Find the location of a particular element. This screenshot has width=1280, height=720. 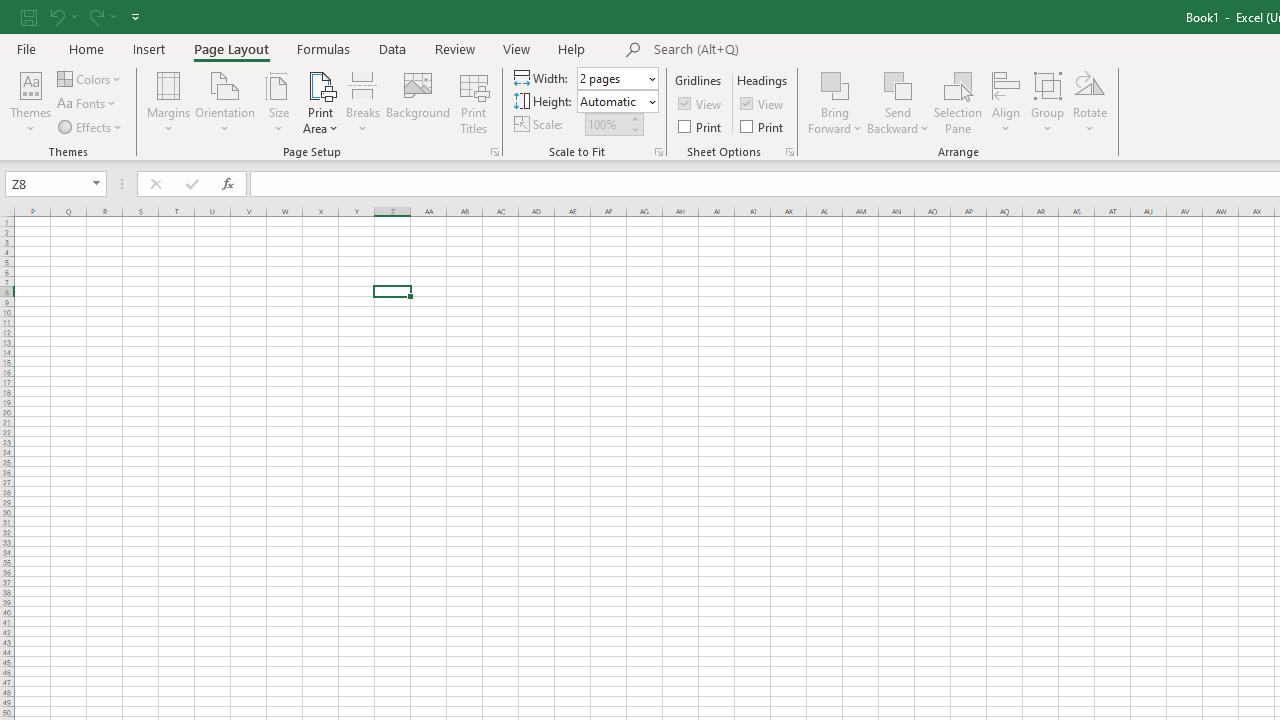

'More' is located at coordinates (633, 118).